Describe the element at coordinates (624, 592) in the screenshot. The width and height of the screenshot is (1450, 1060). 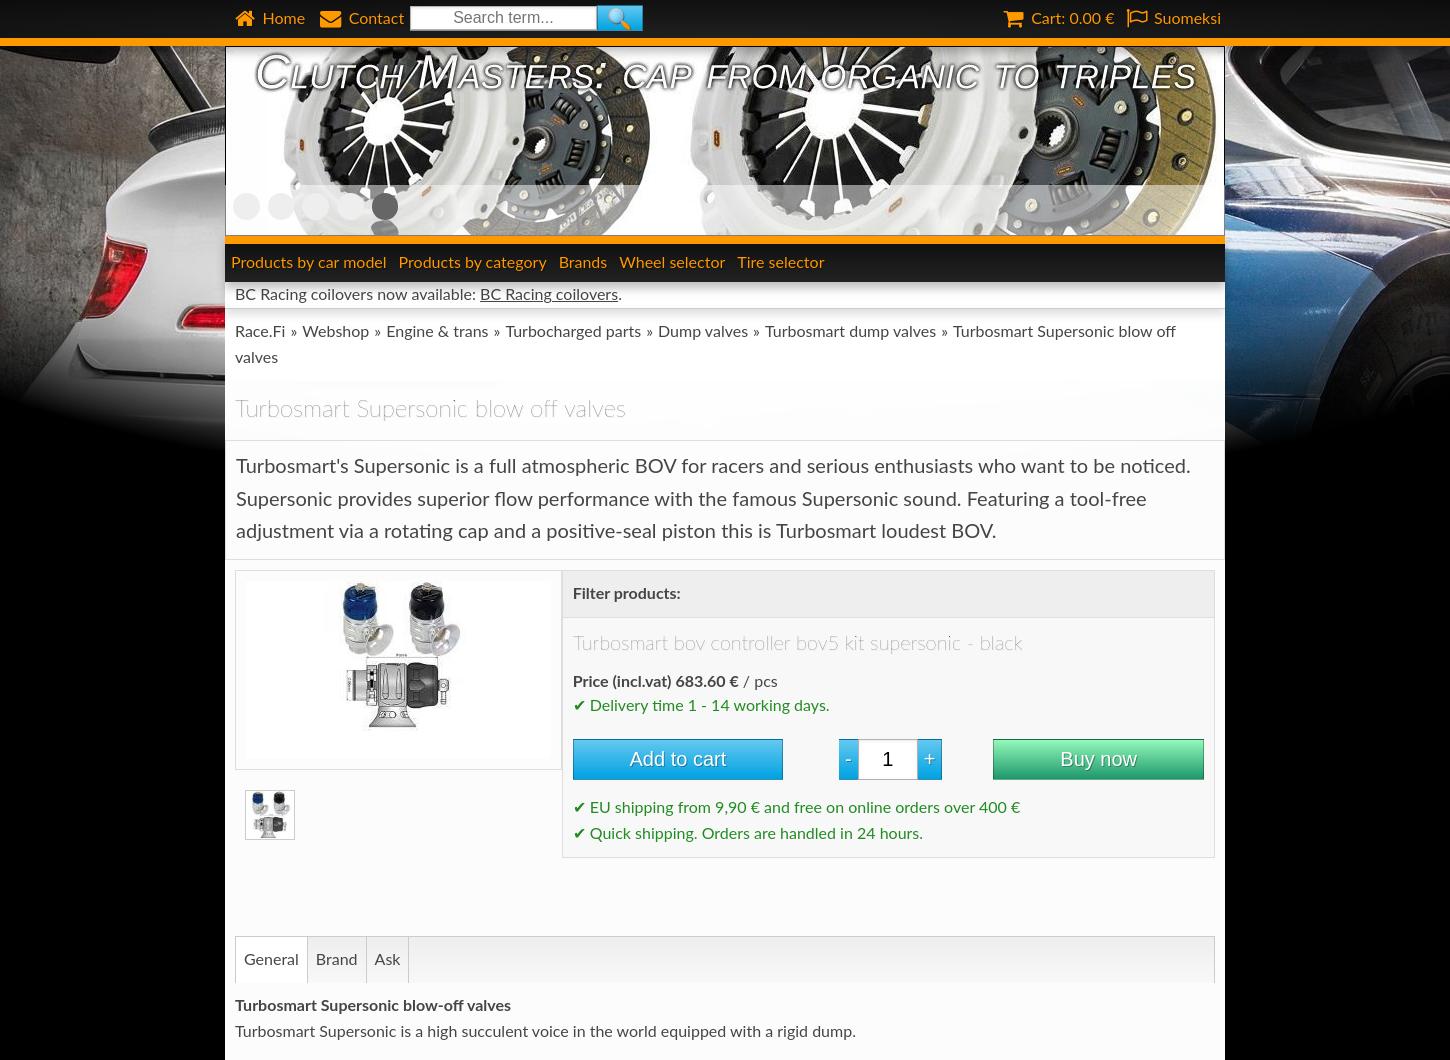
I see `'Filter products:'` at that location.